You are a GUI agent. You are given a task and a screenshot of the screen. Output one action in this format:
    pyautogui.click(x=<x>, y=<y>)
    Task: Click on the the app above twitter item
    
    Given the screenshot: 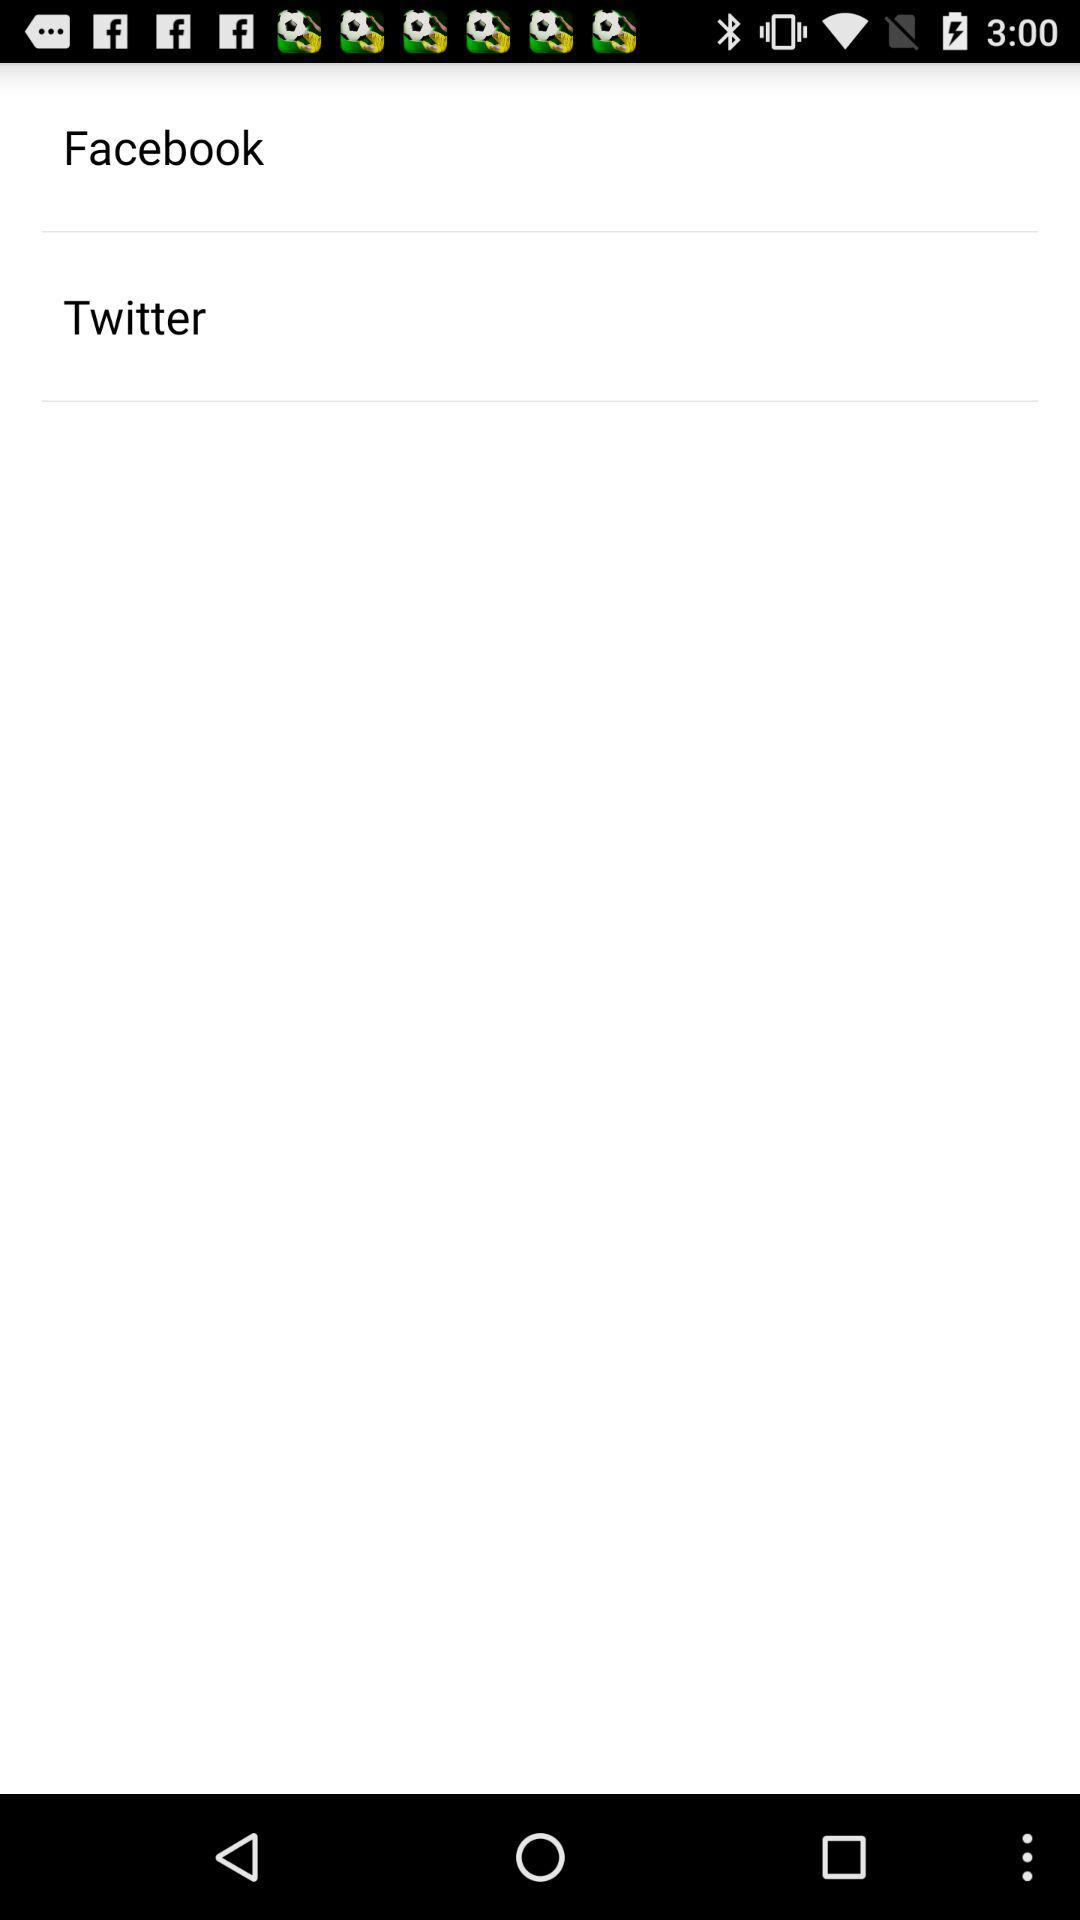 What is the action you would take?
    pyautogui.click(x=162, y=145)
    